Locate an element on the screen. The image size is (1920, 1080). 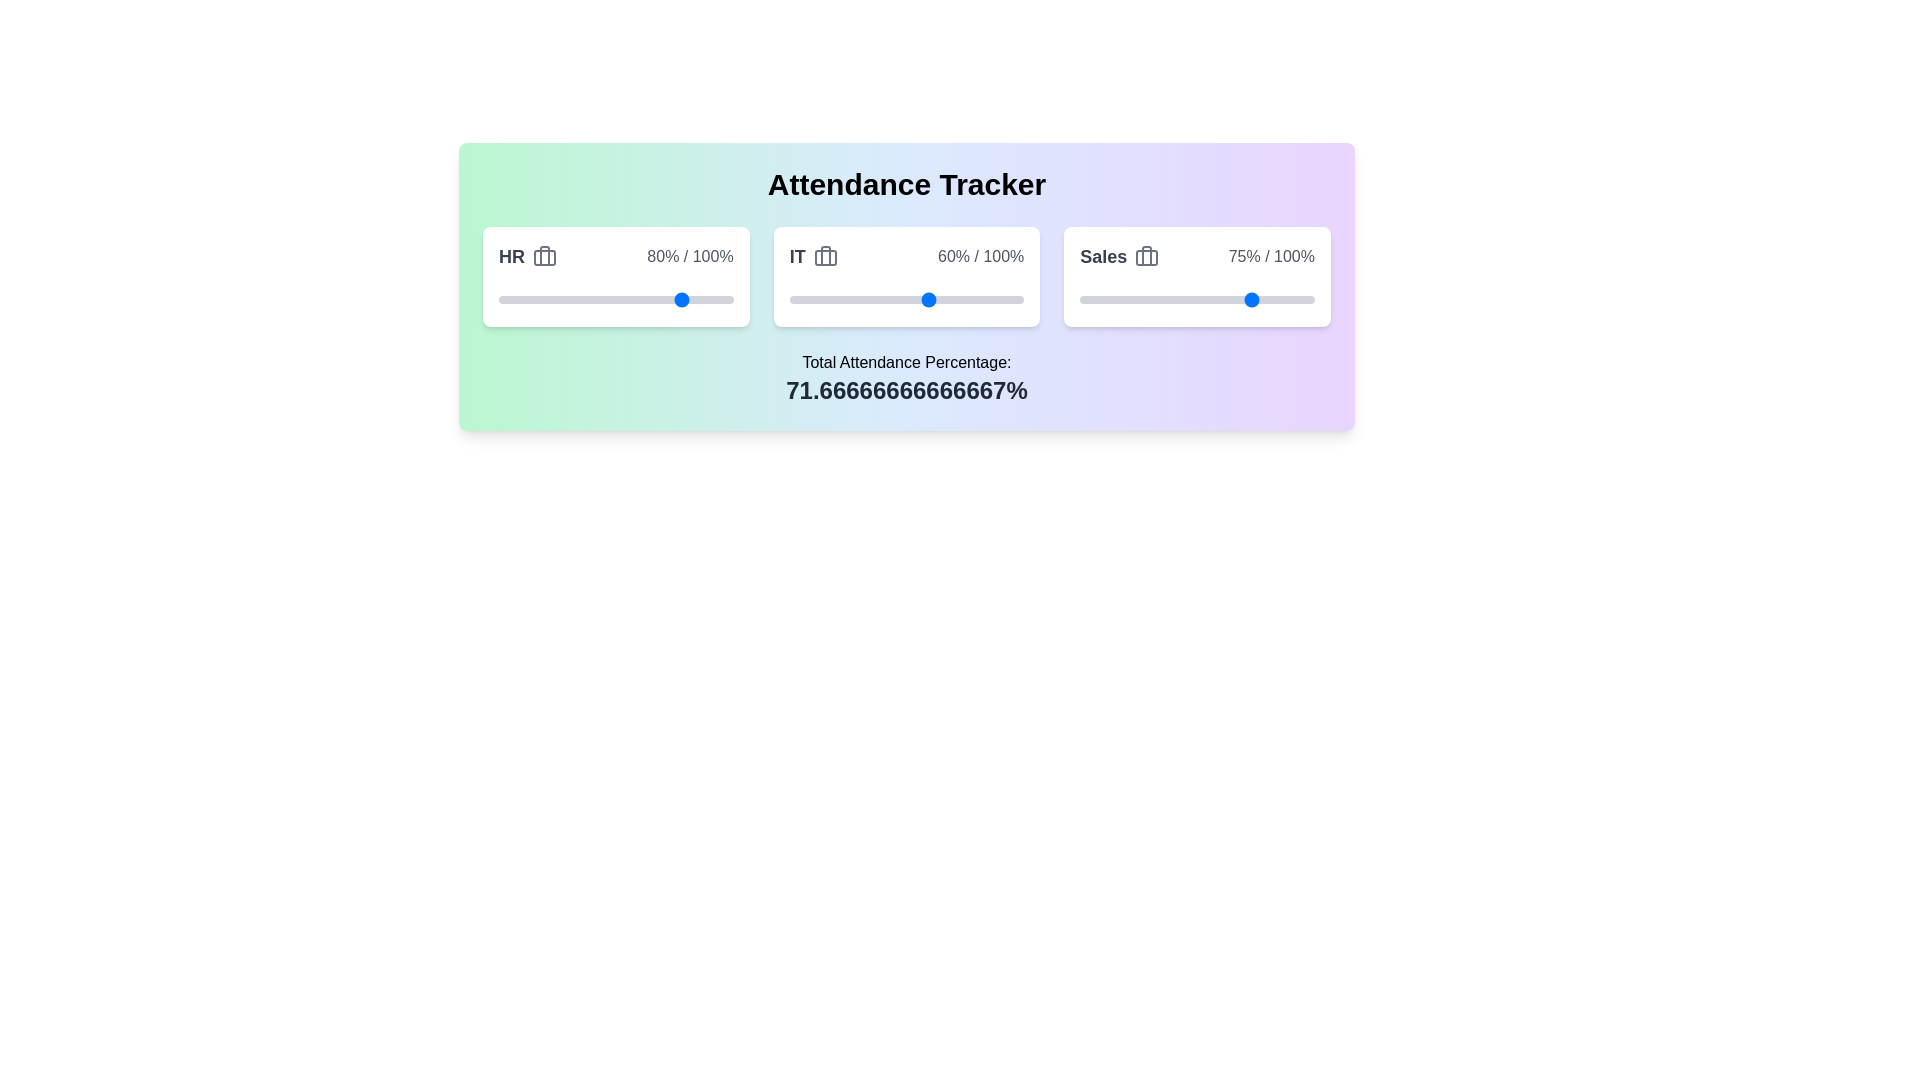
the HR slider is located at coordinates (580, 300).